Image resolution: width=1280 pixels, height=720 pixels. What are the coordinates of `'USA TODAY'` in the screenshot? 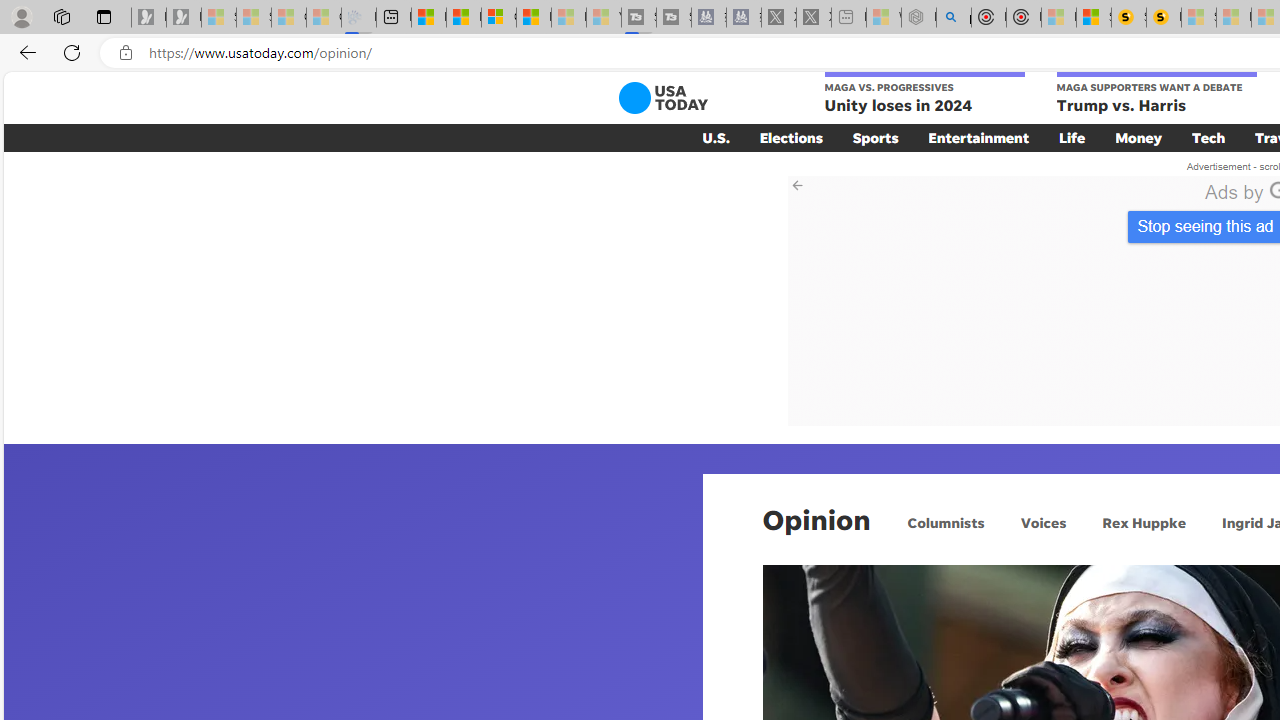 It's located at (663, 97).